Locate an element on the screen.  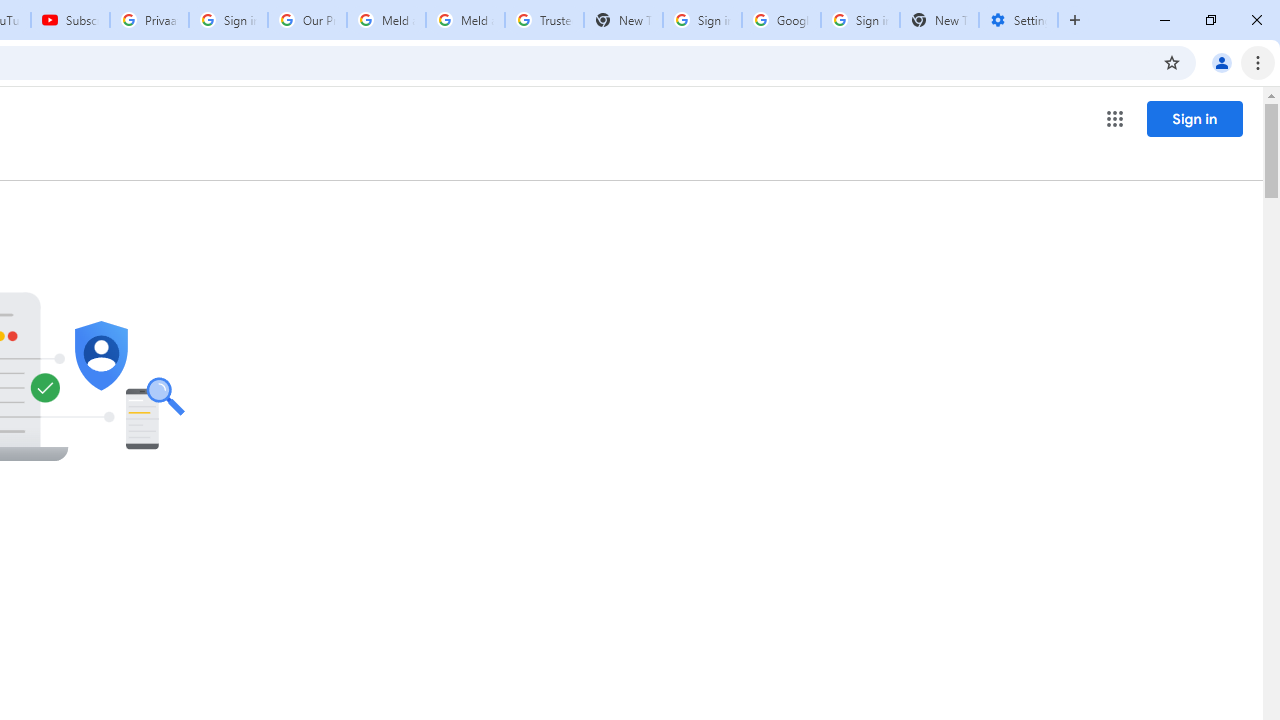
'Settings - Addresses and more' is located at coordinates (1018, 20).